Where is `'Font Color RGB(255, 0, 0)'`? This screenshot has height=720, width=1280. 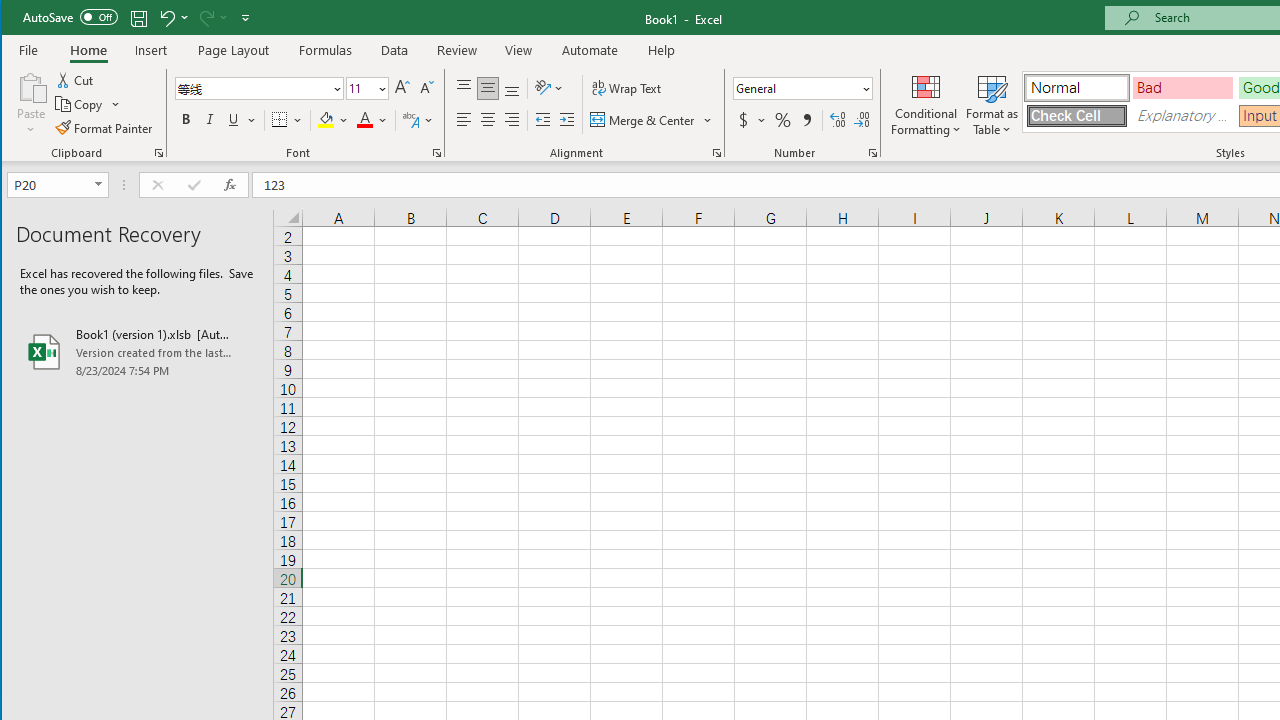
'Font Color RGB(255, 0, 0)' is located at coordinates (365, 120).